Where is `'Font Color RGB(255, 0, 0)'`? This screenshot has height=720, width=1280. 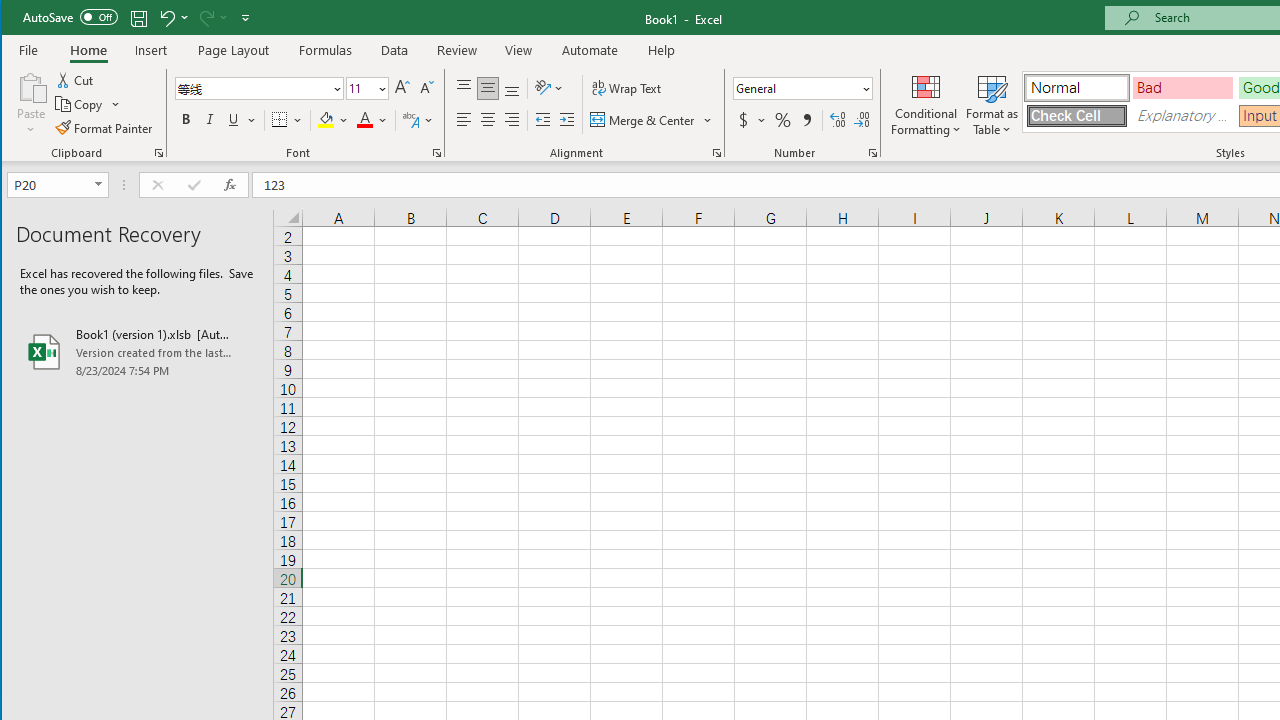
'Font Color RGB(255, 0, 0)' is located at coordinates (365, 120).